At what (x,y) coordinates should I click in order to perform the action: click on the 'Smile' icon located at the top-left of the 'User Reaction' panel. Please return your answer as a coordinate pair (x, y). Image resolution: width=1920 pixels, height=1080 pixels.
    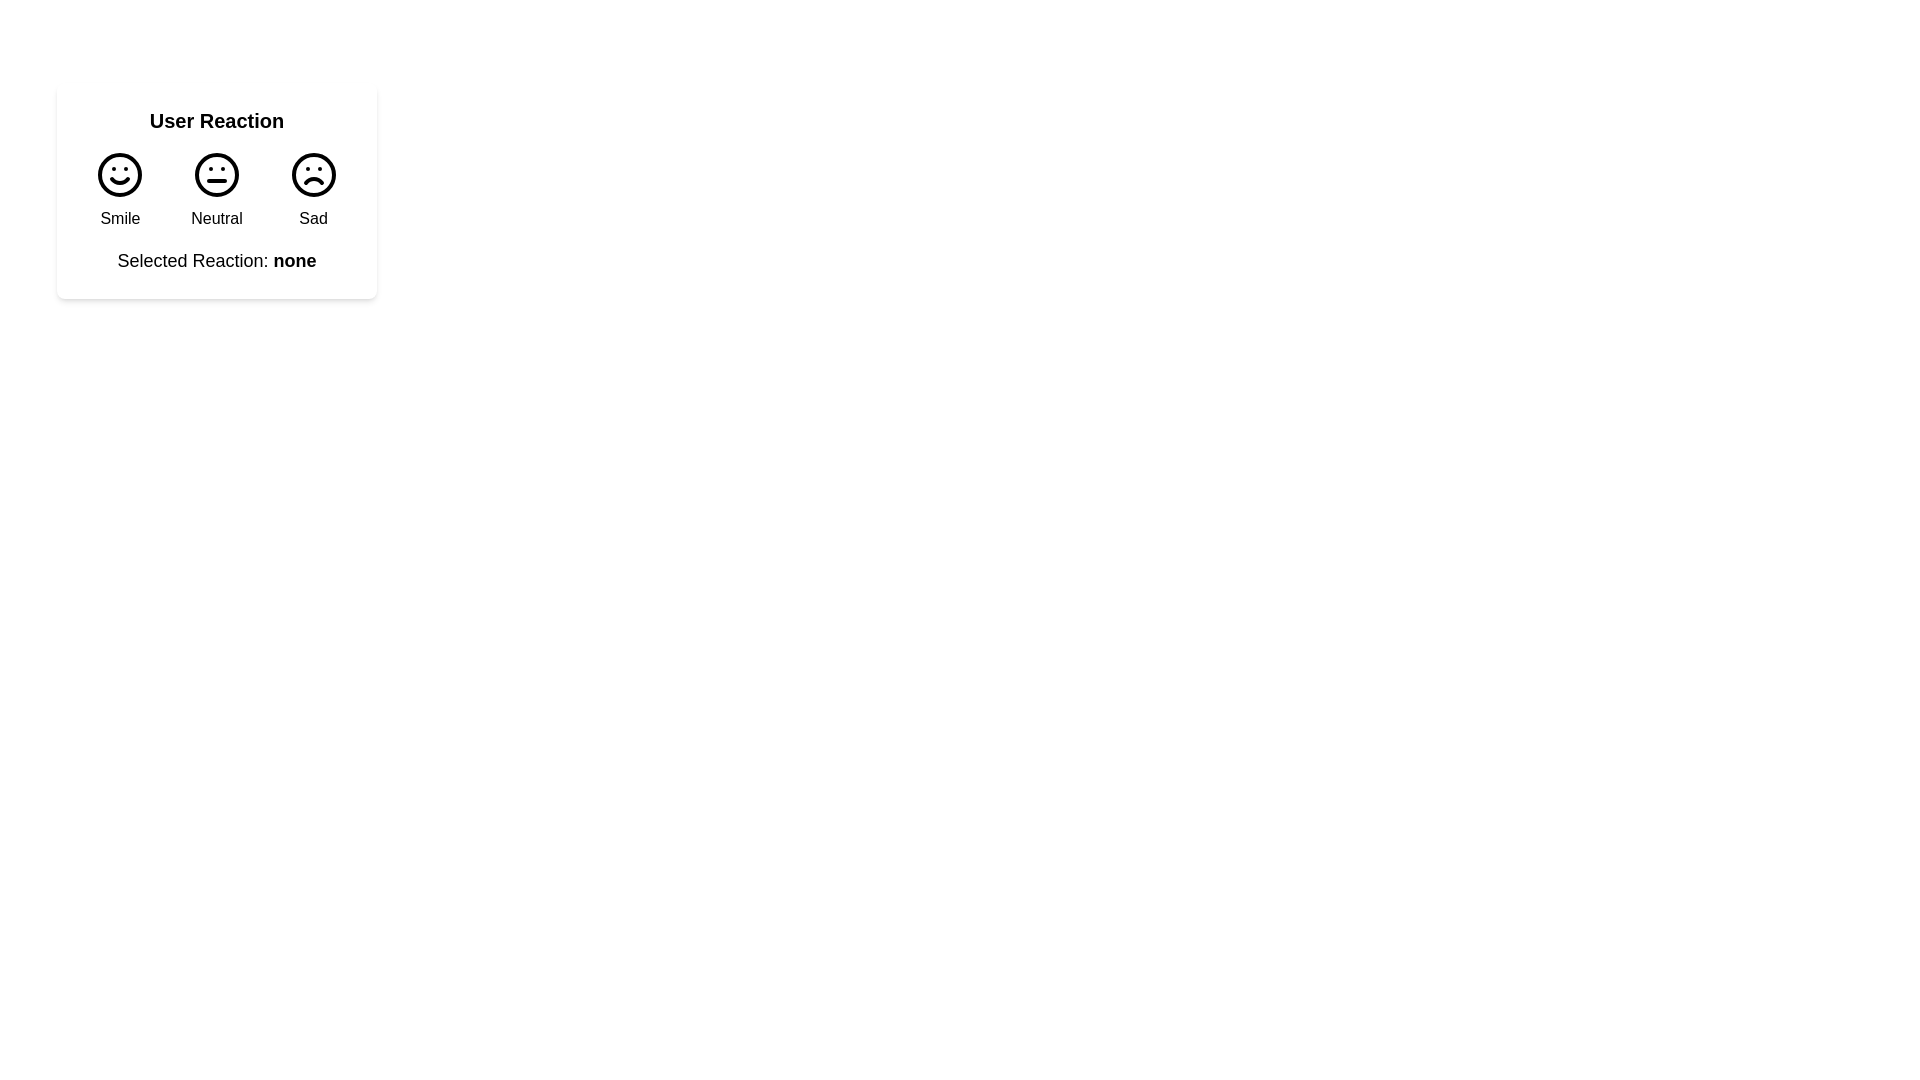
    Looking at the image, I should click on (119, 173).